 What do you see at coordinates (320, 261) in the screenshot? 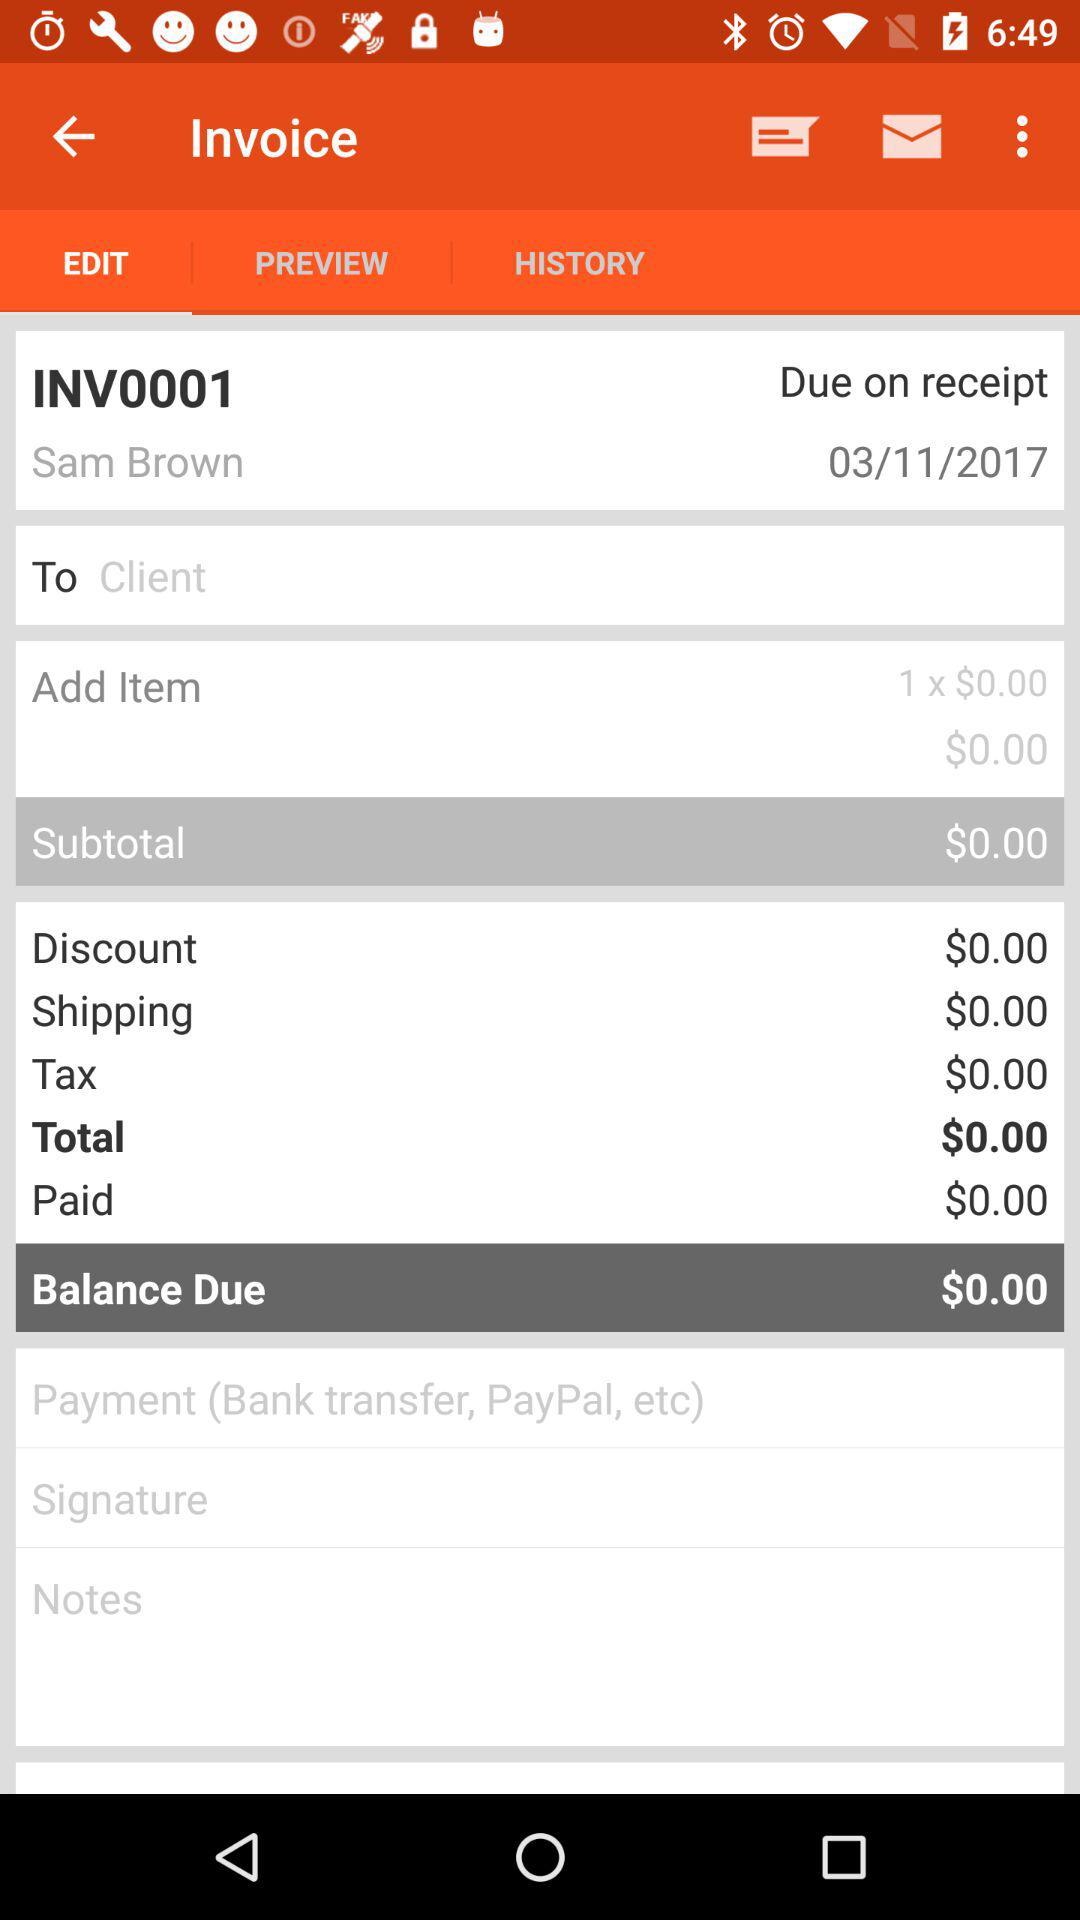
I see `the item next to history item` at bounding box center [320, 261].